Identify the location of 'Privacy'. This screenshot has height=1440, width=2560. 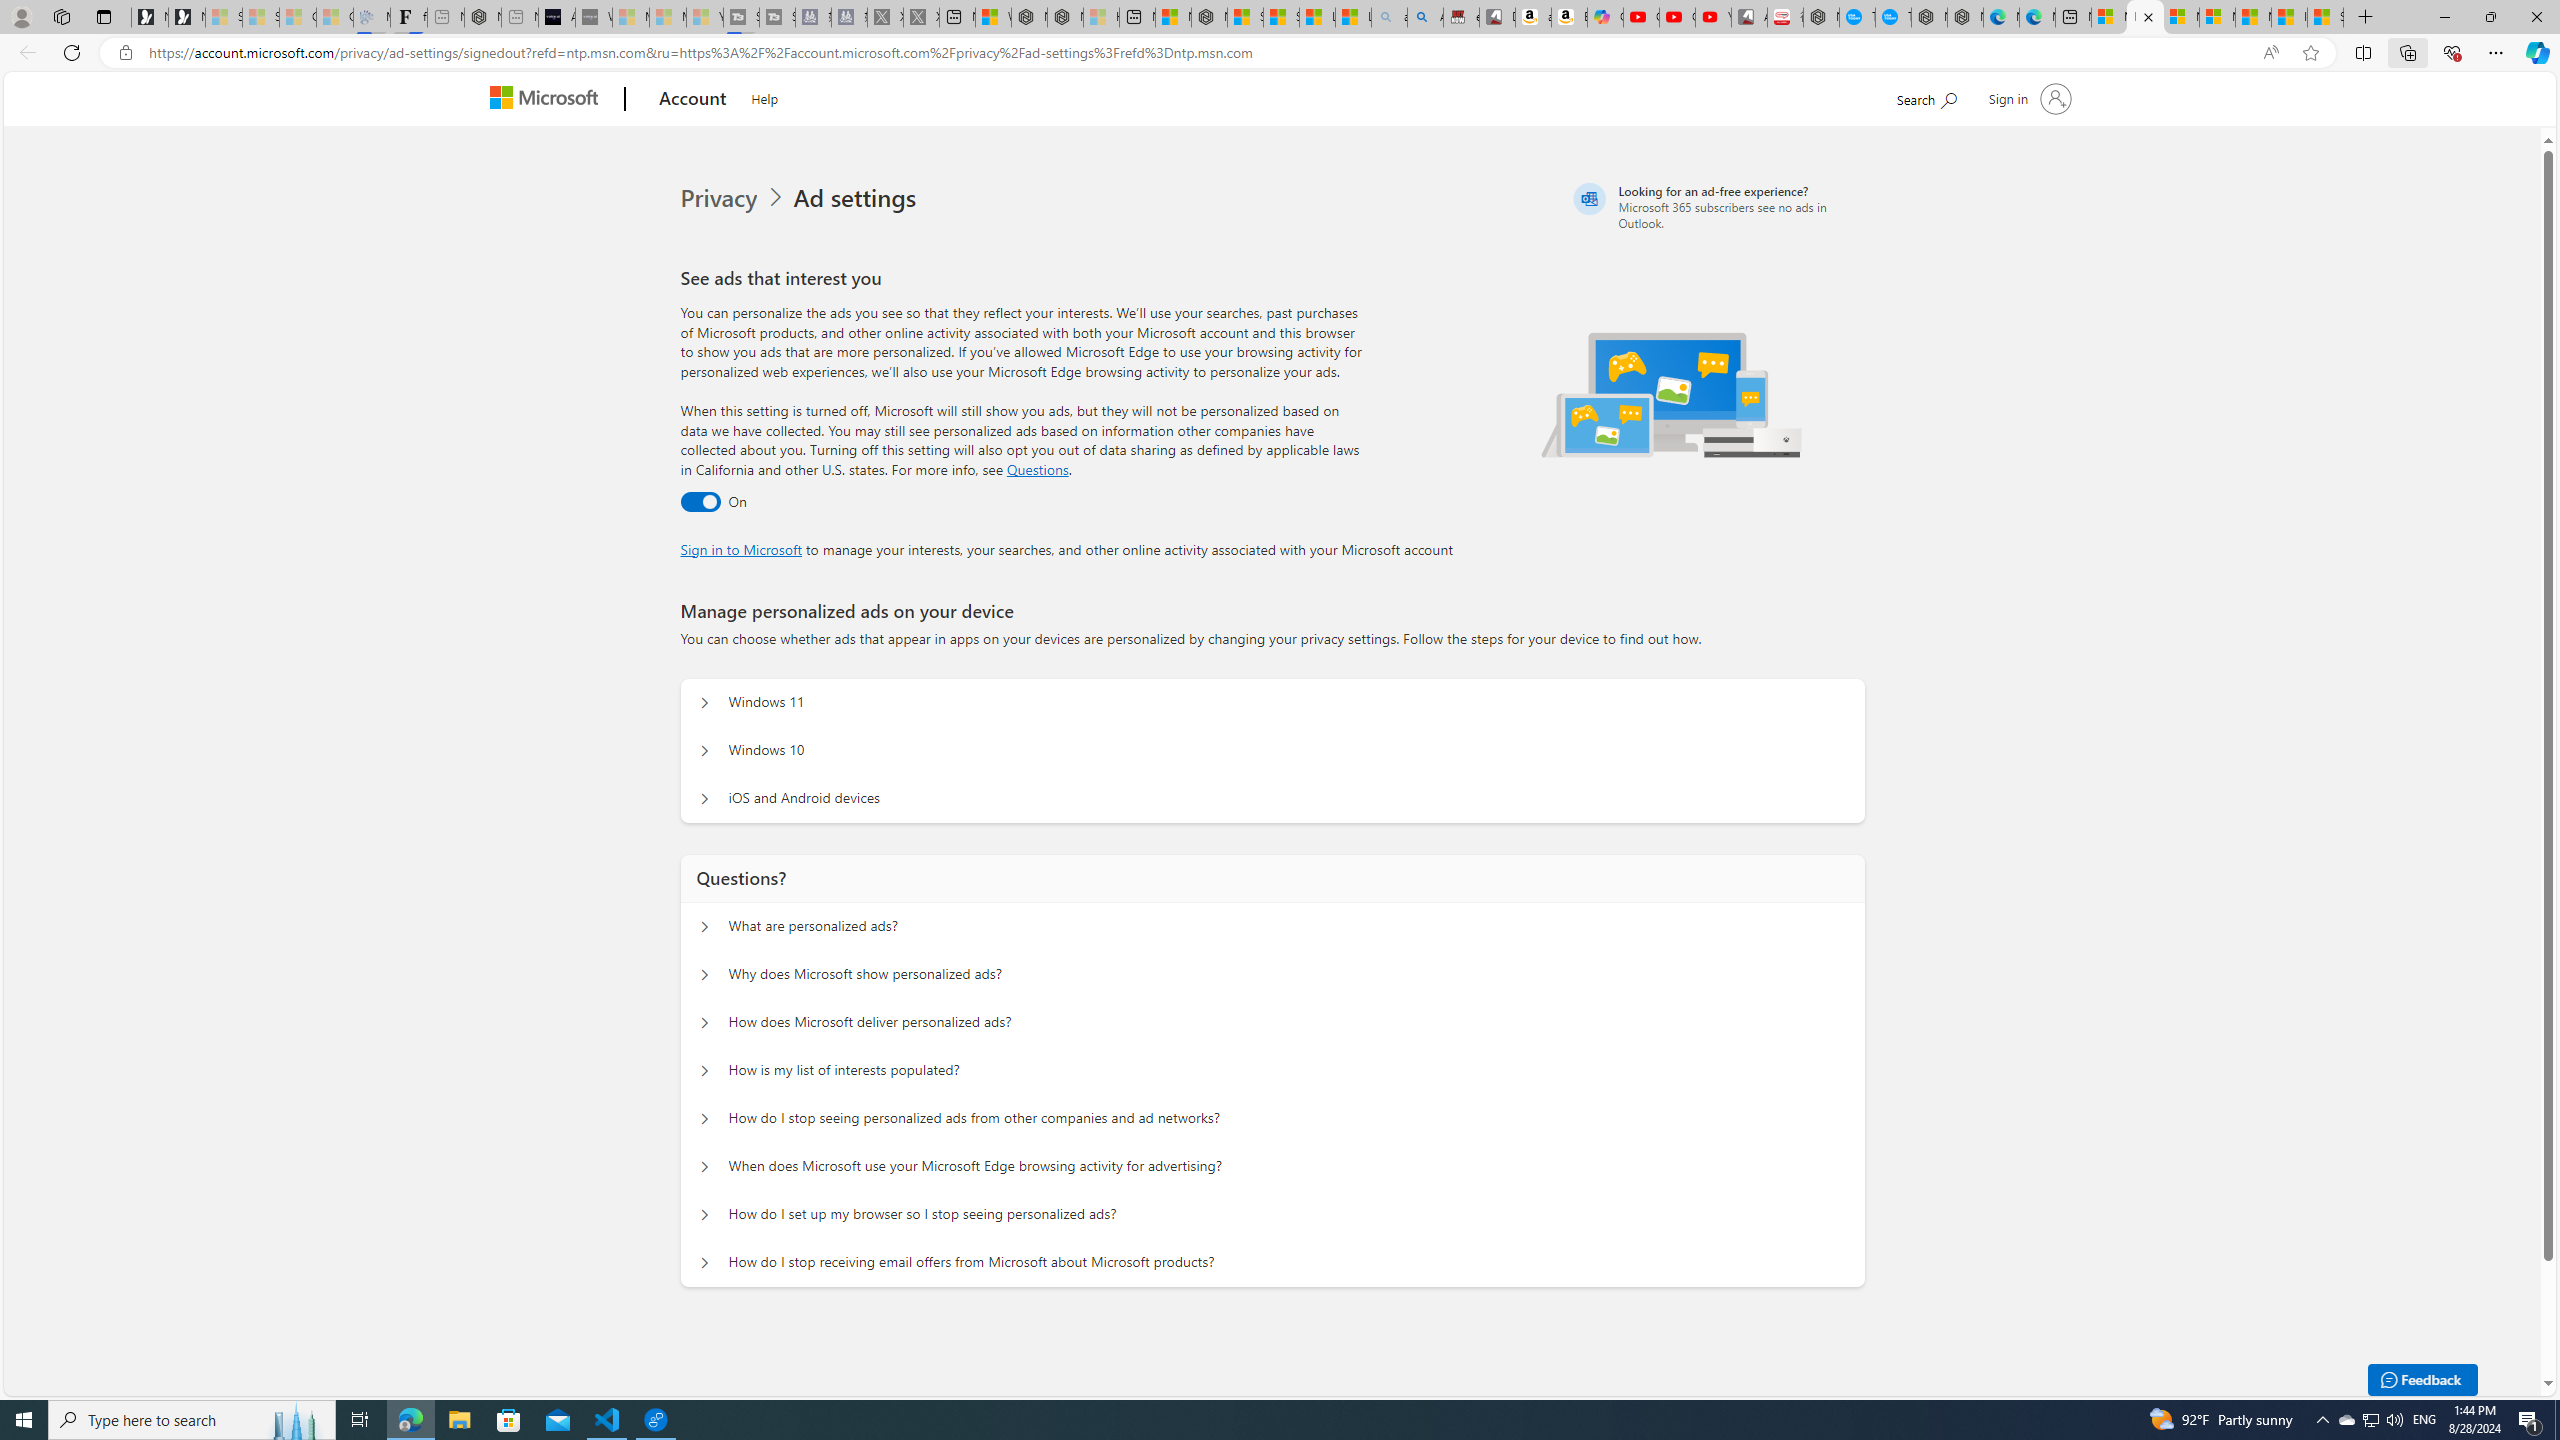
(721, 198).